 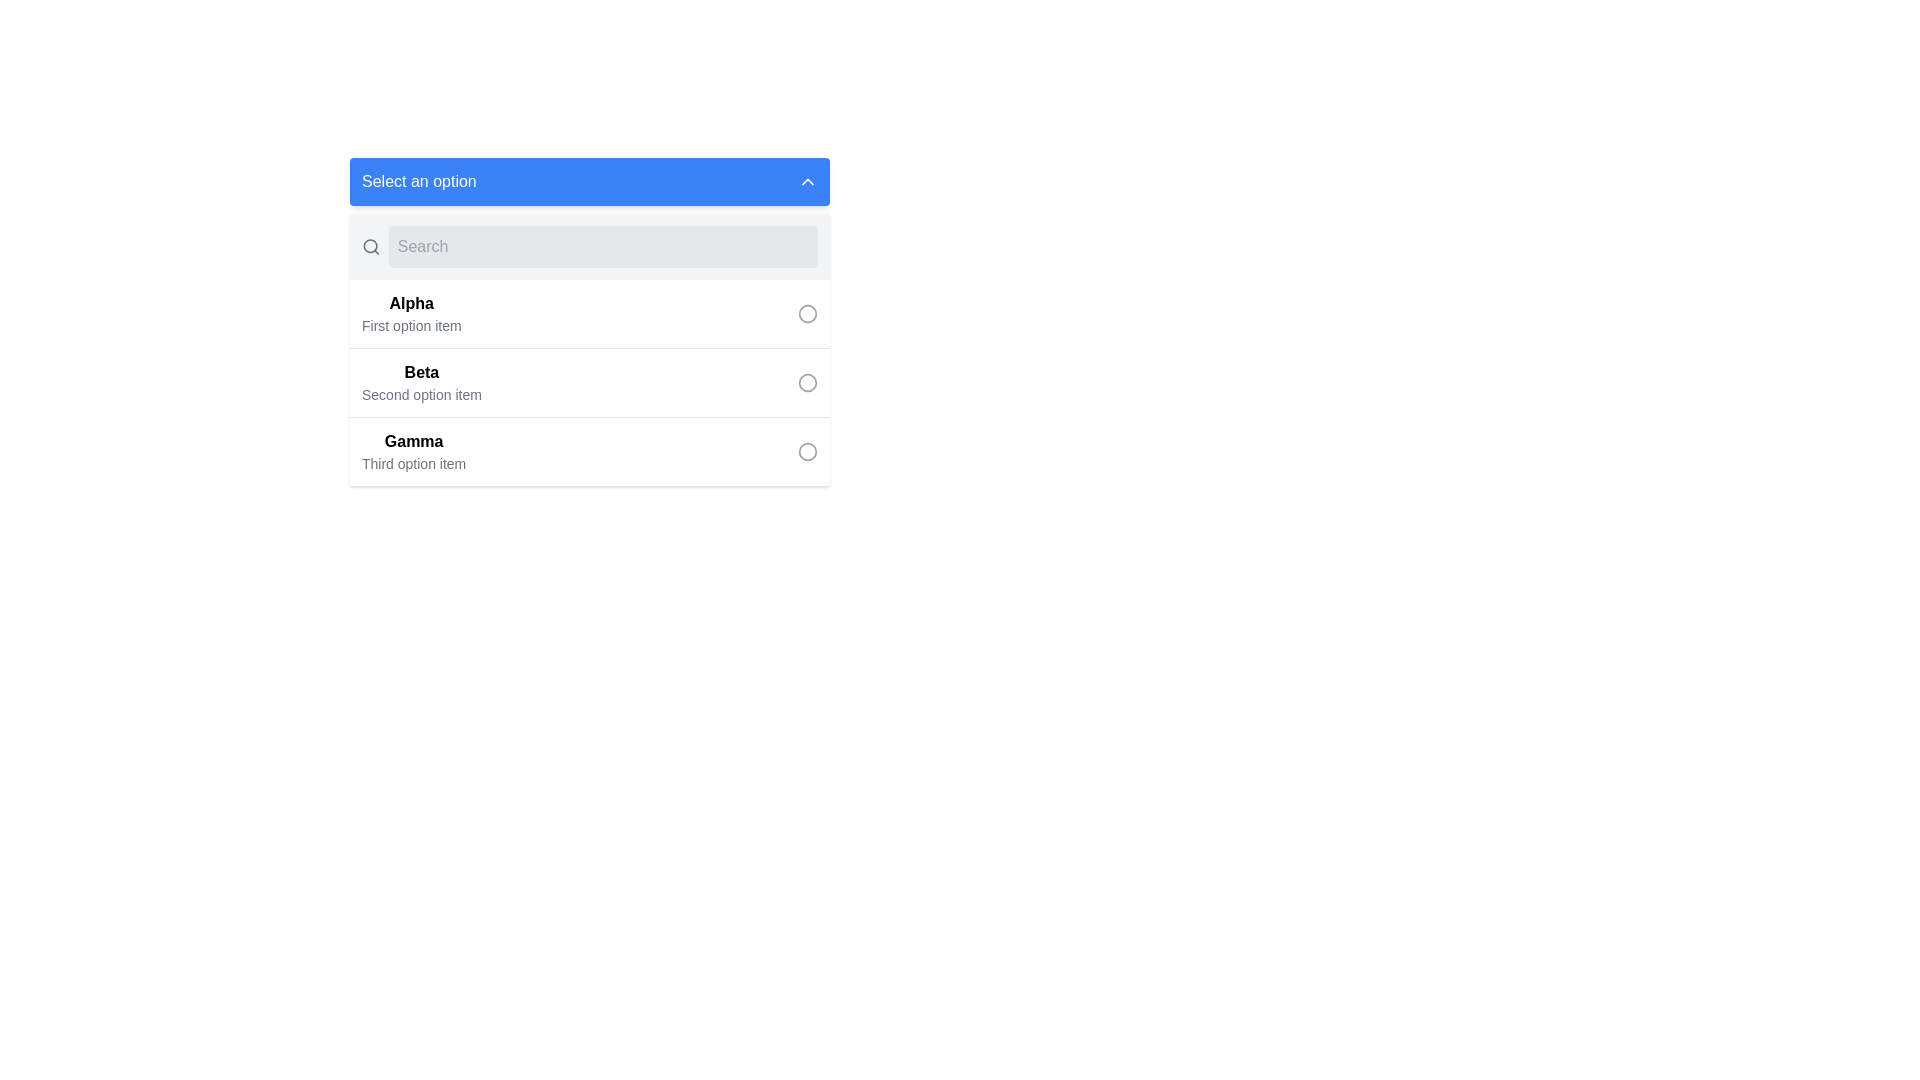 I want to click on the first selectable option in the dropdown list, so click(x=589, y=314).